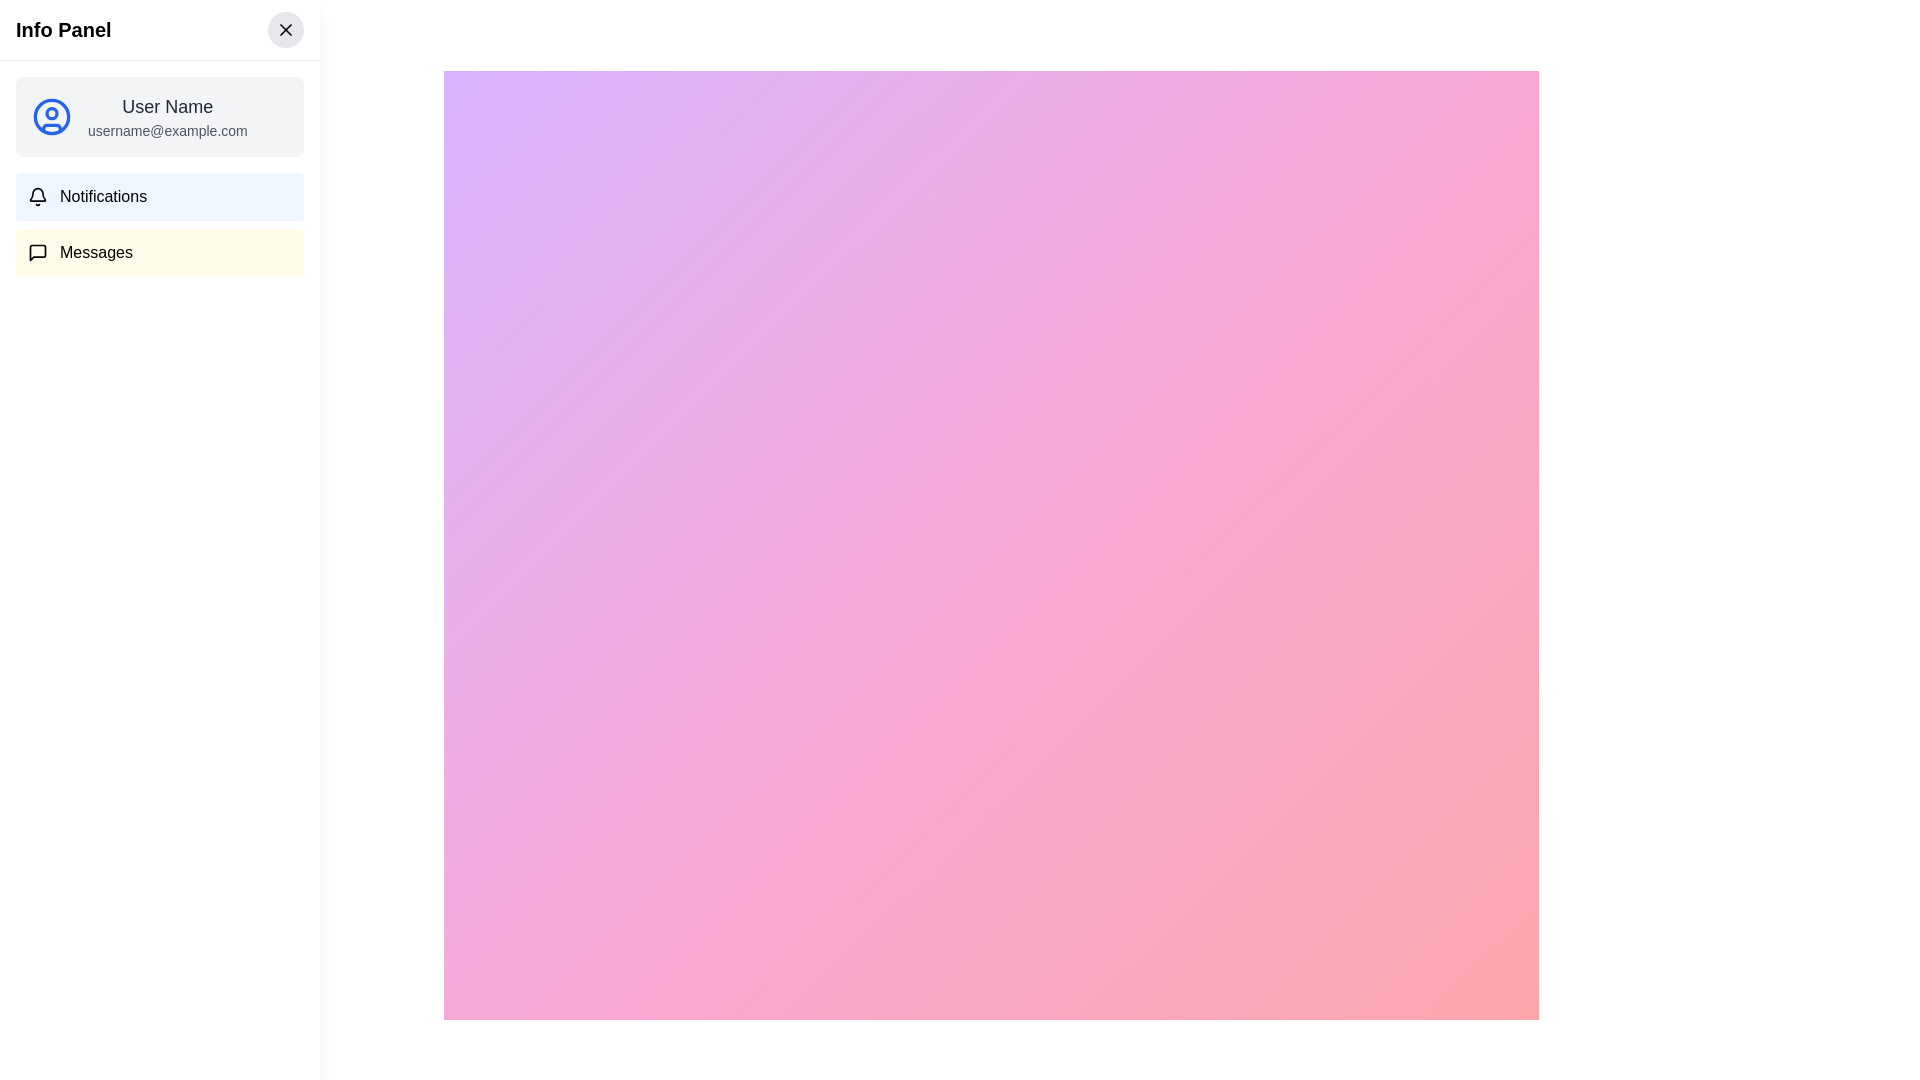  What do you see at coordinates (52, 116) in the screenshot?
I see `the blue decorative circle within the user profile icon located in the top-left section of the interface` at bounding box center [52, 116].